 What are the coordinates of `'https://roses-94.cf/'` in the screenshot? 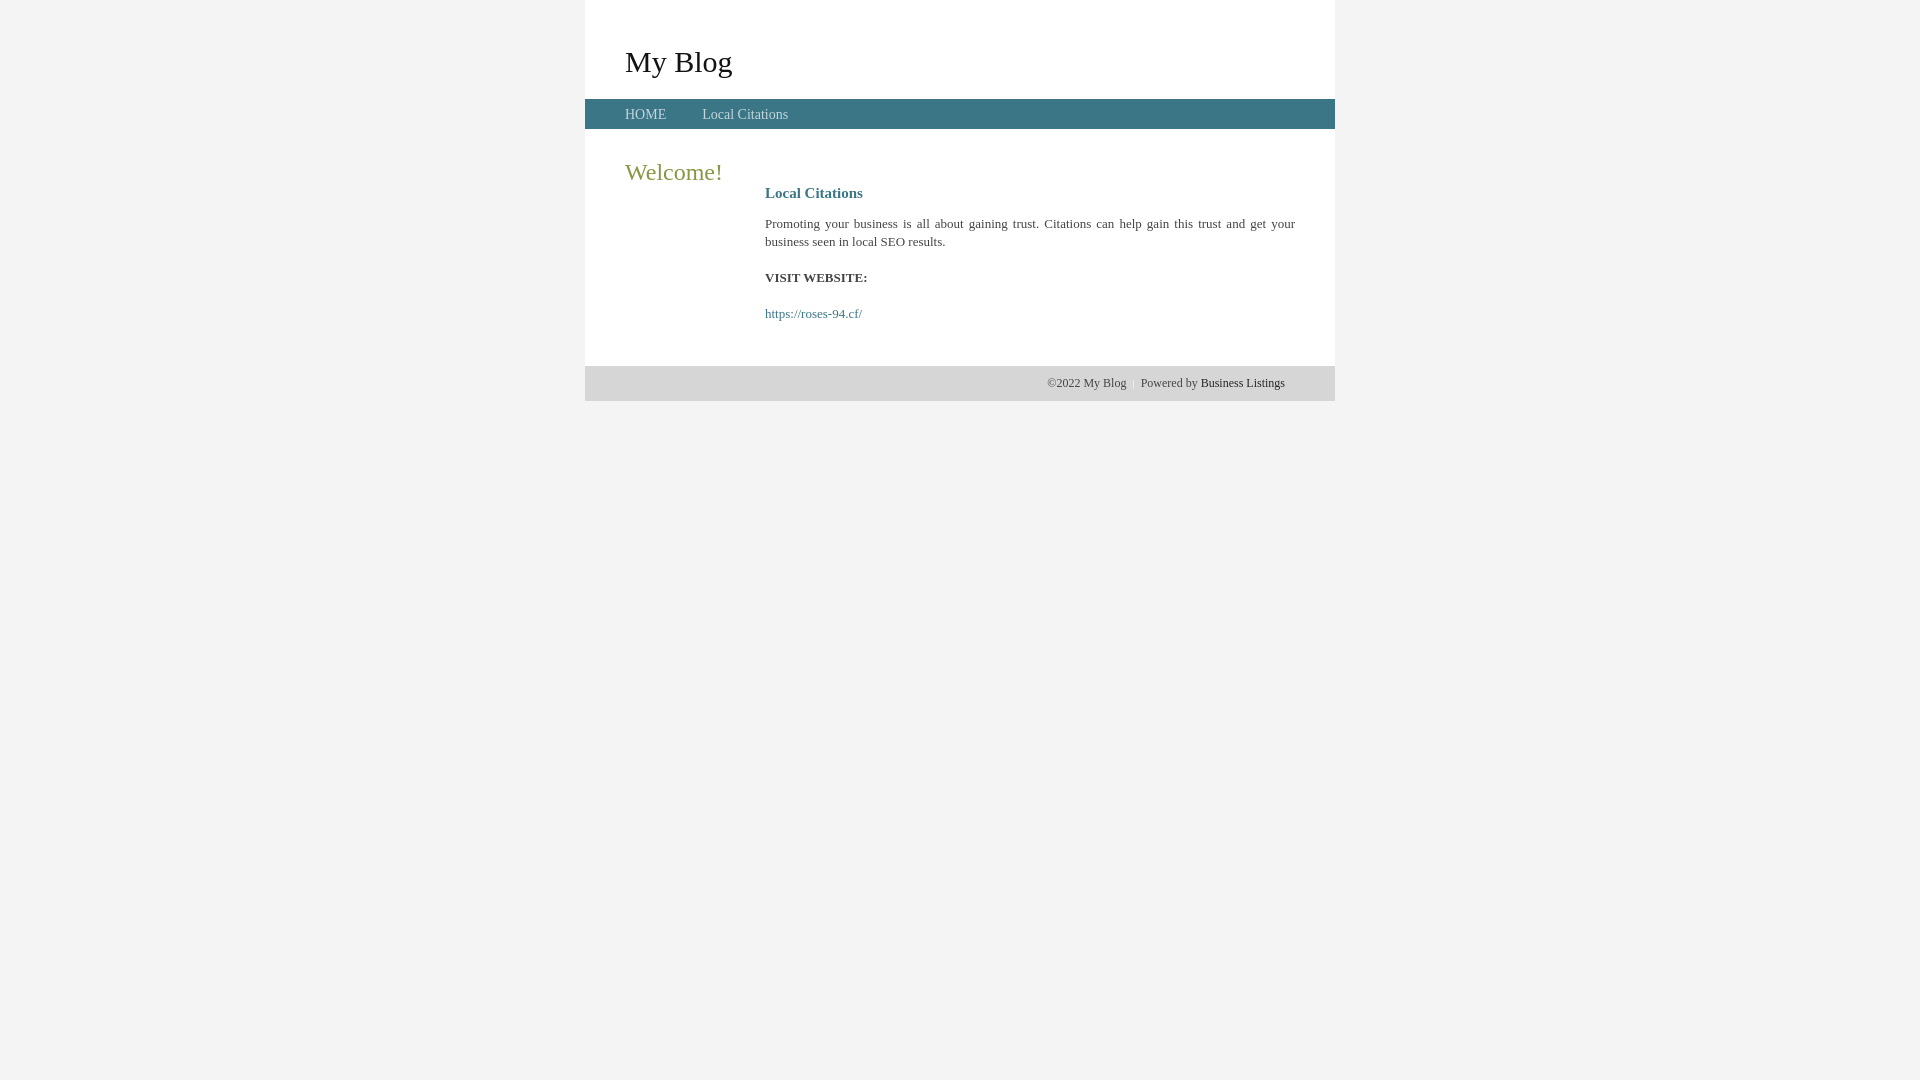 It's located at (763, 313).